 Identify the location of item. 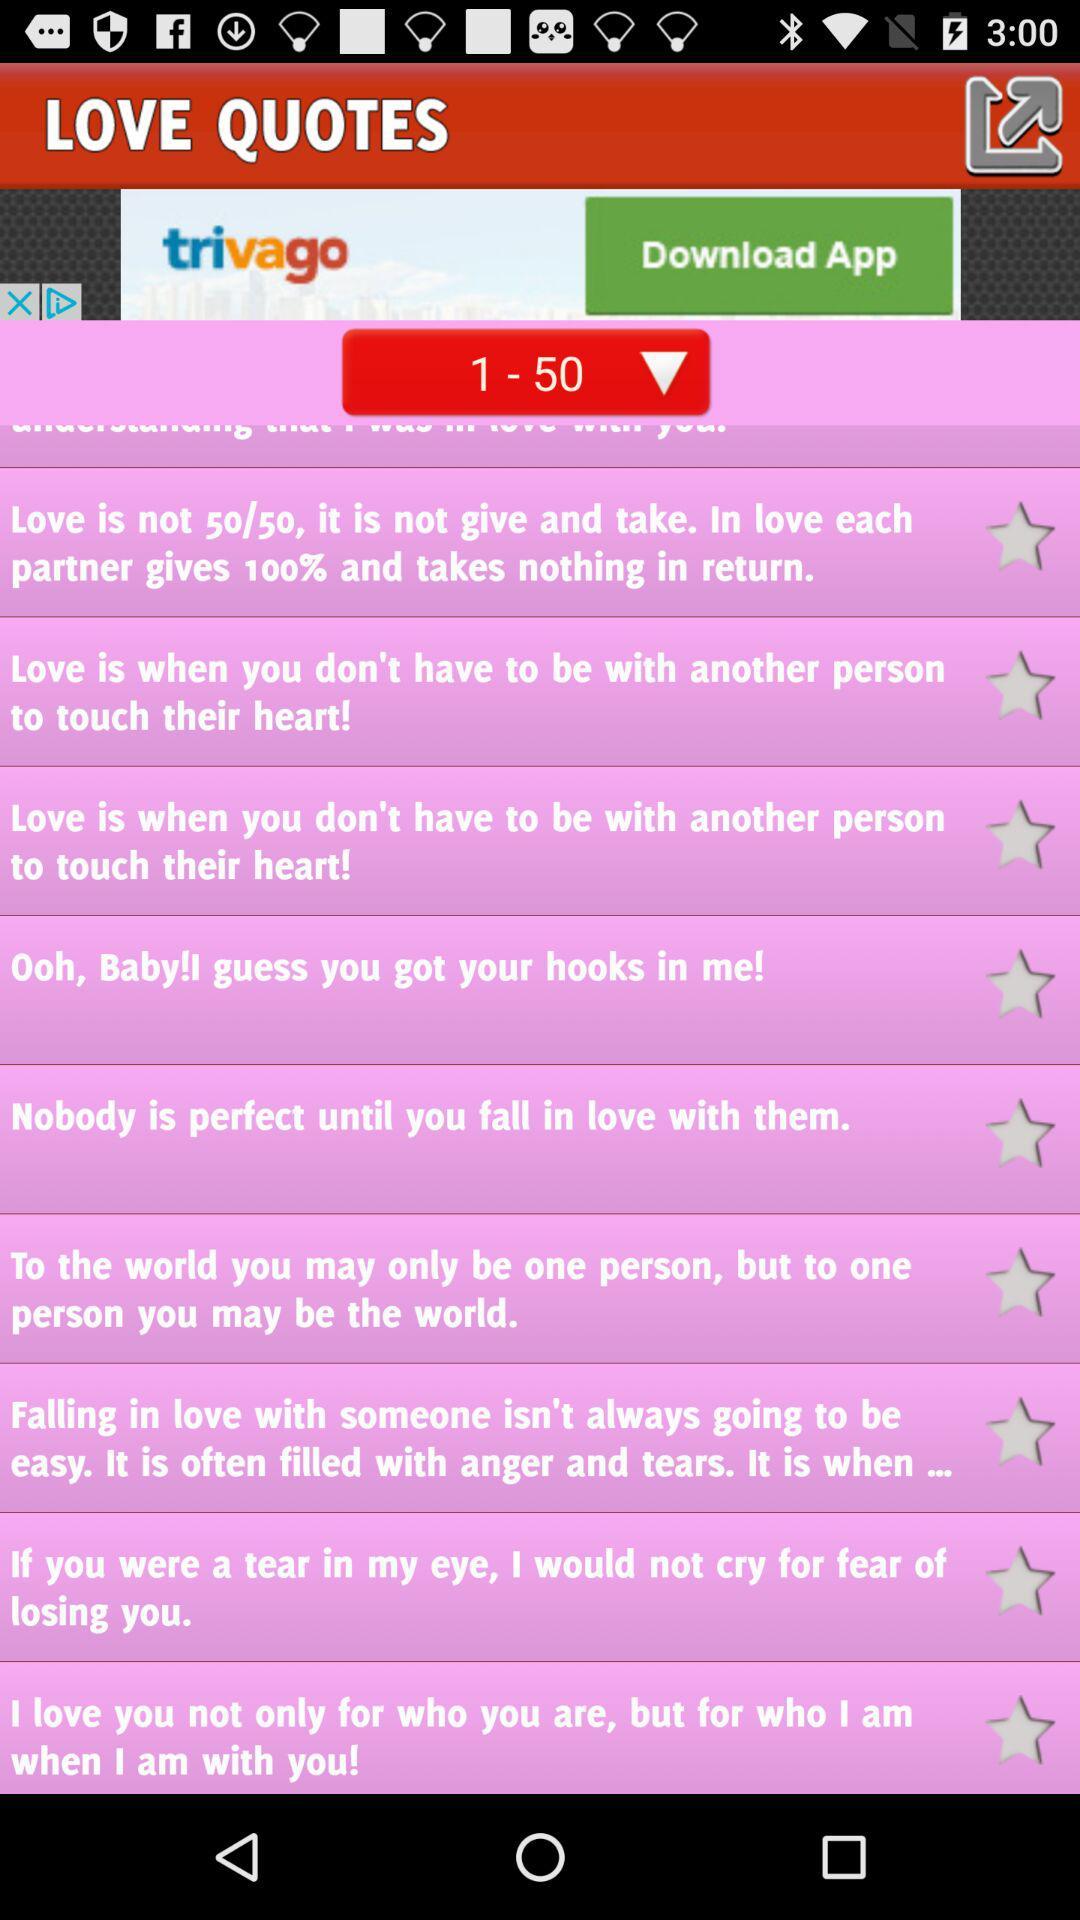
(1032, 1430).